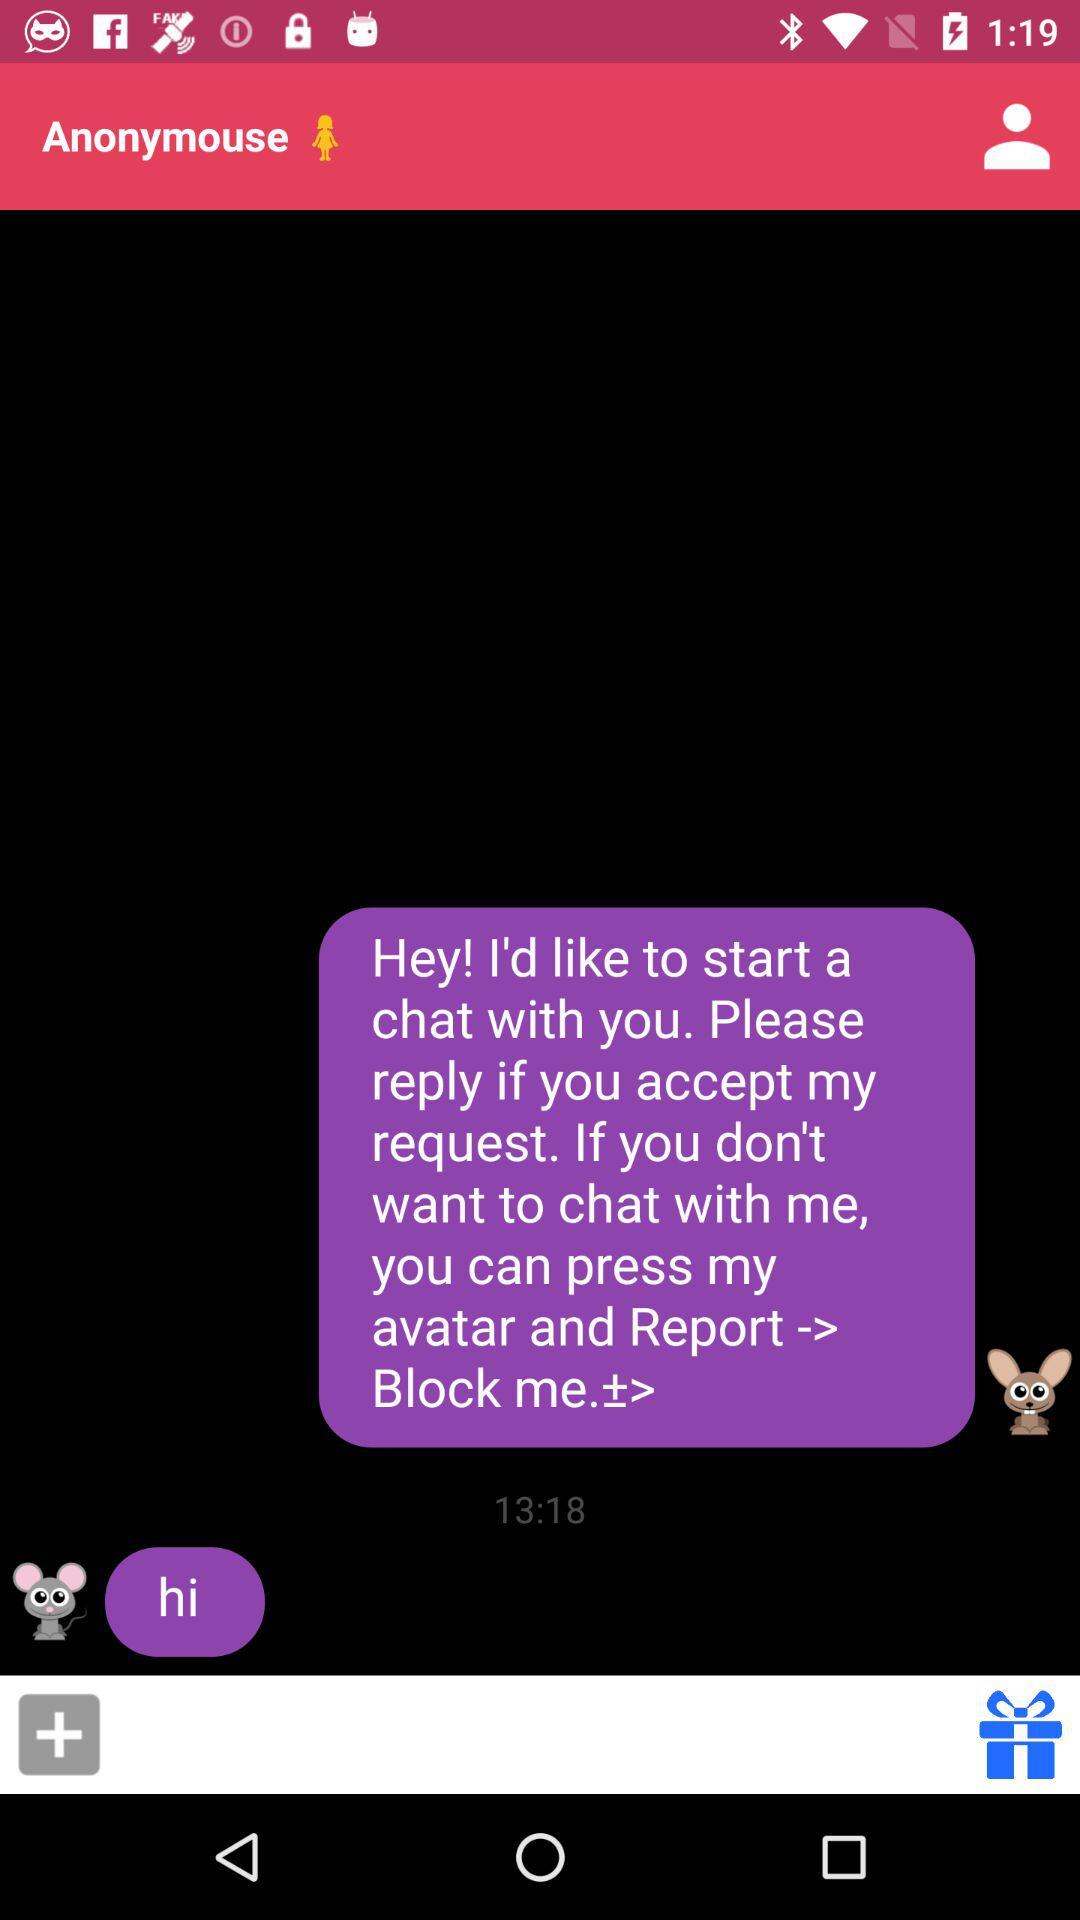  What do you see at coordinates (540, 1508) in the screenshot?
I see `the item to the right of hi  item` at bounding box center [540, 1508].